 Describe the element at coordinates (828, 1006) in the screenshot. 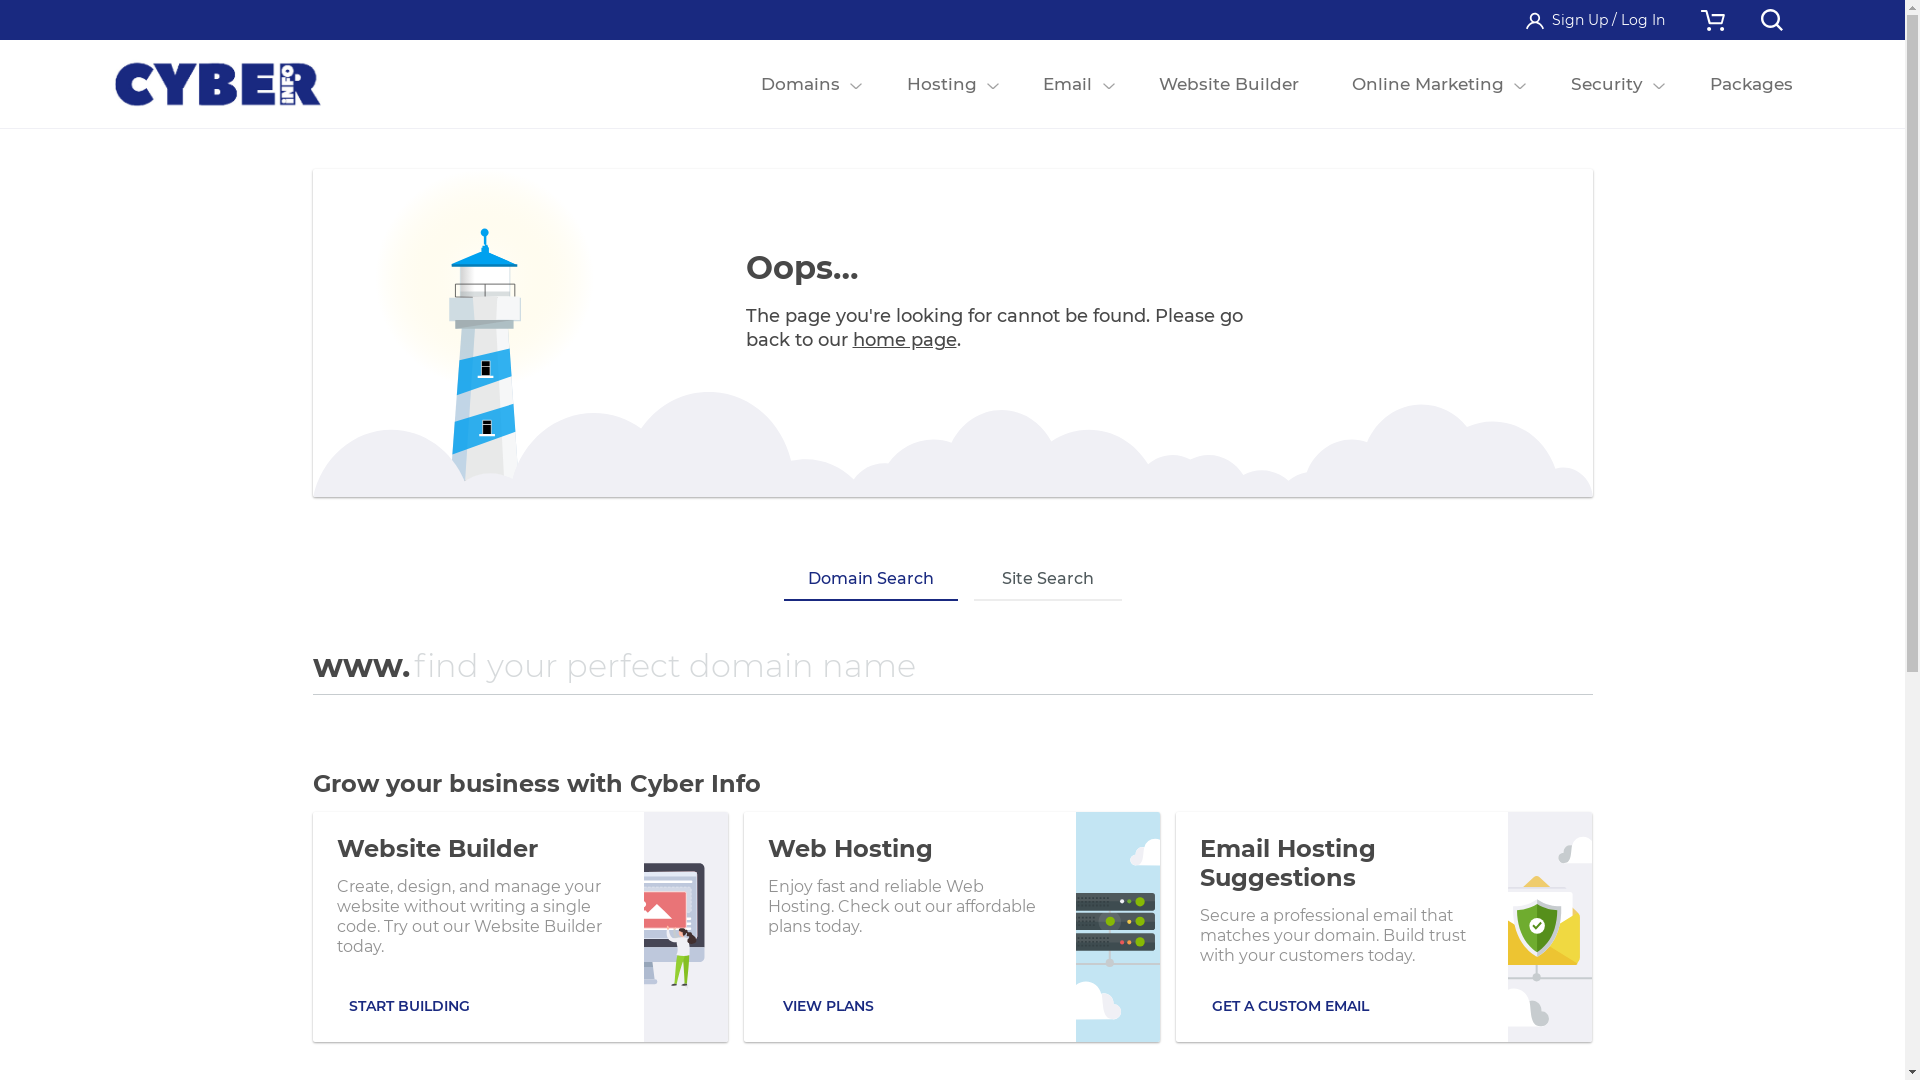

I see `'VIEW PLANS'` at that location.